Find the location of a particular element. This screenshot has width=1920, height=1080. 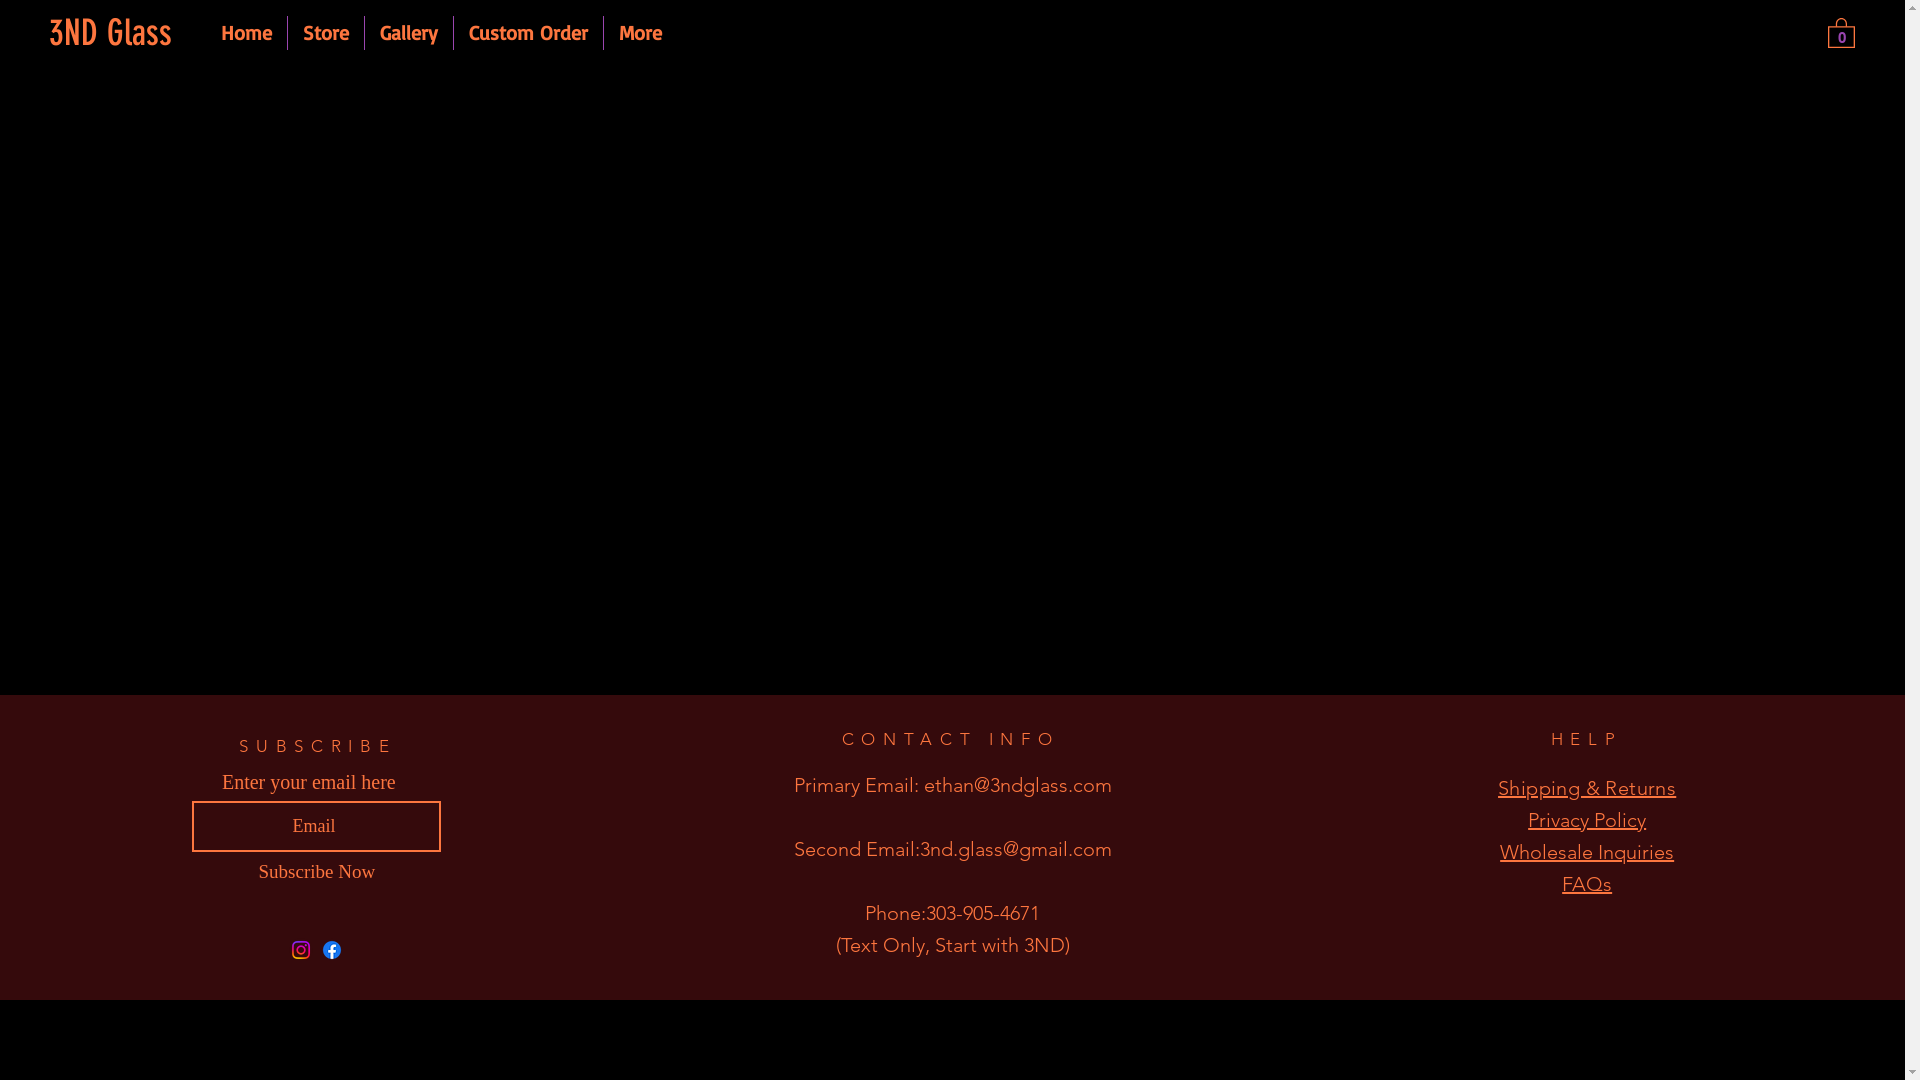

'Subscribe Now' is located at coordinates (315, 870).